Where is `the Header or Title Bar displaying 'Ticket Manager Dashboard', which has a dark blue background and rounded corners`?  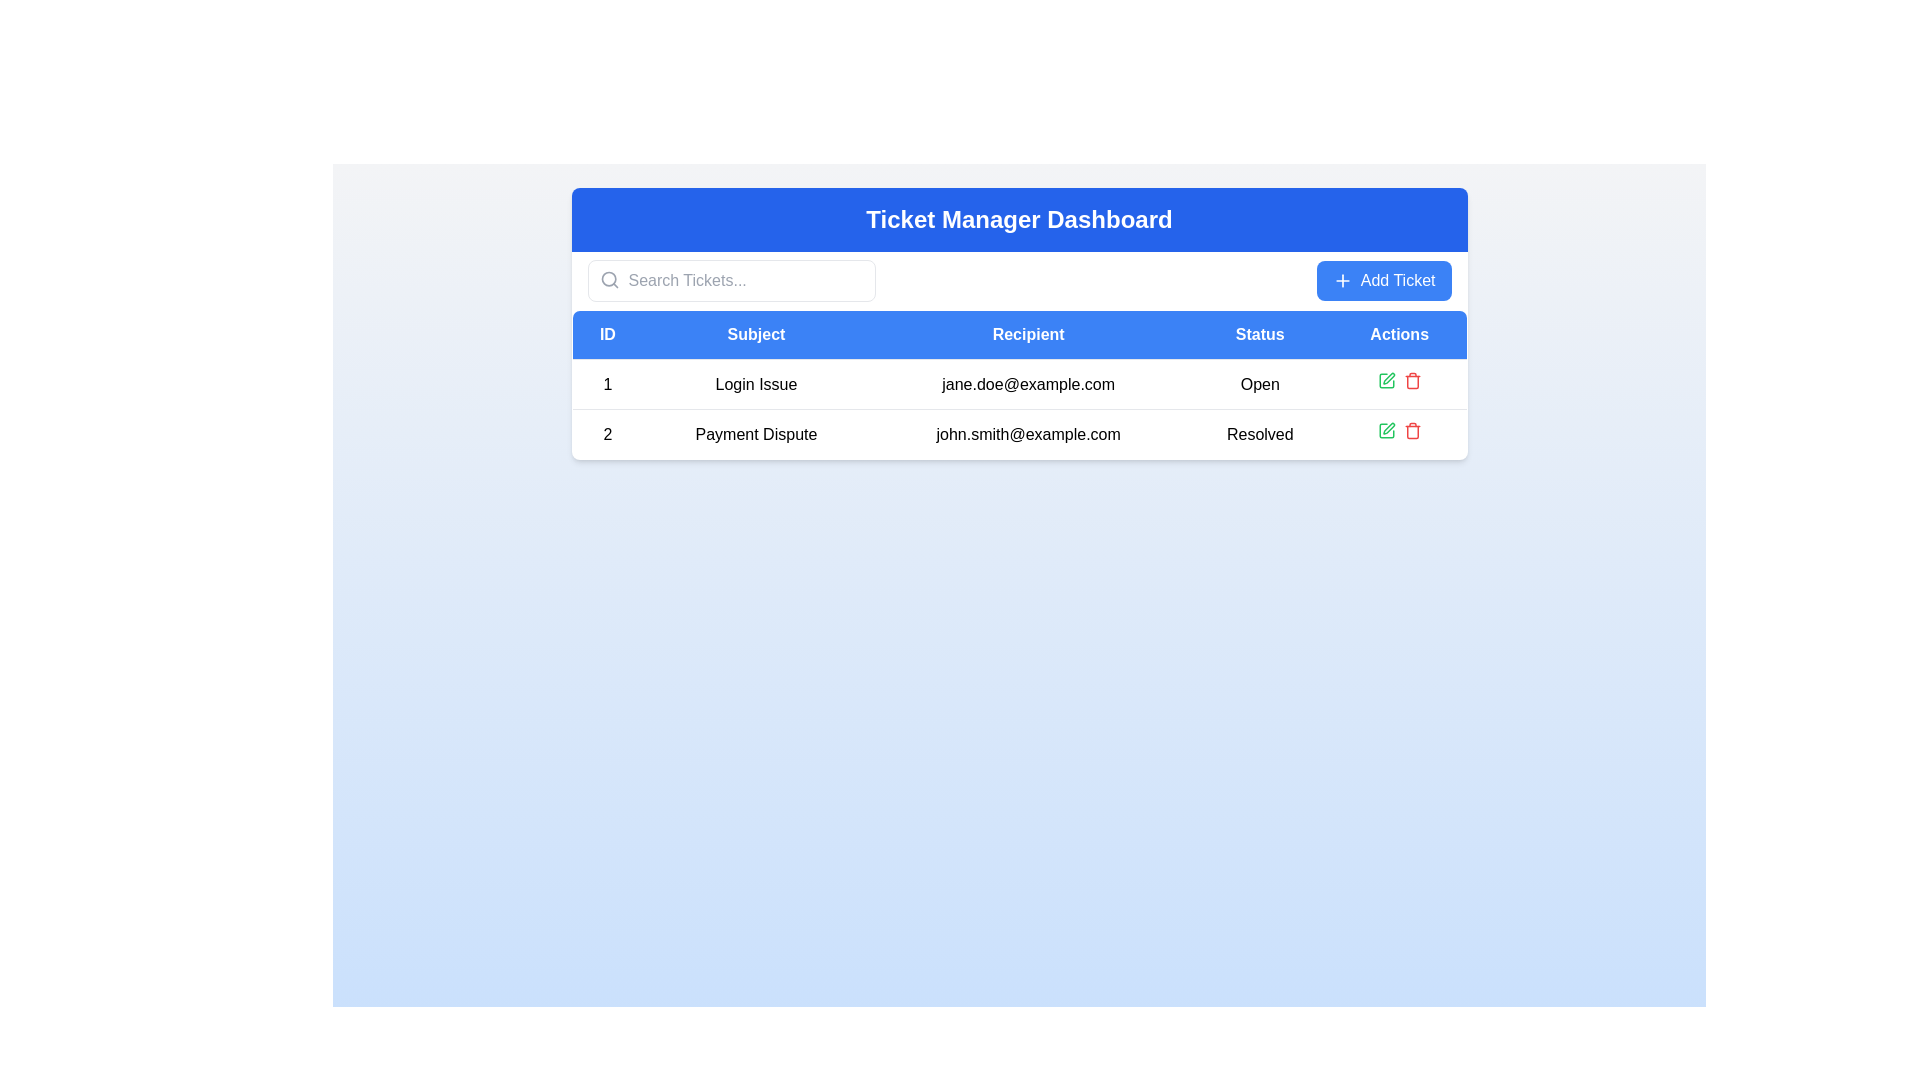
the Header or Title Bar displaying 'Ticket Manager Dashboard', which has a dark blue background and rounded corners is located at coordinates (1019, 219).